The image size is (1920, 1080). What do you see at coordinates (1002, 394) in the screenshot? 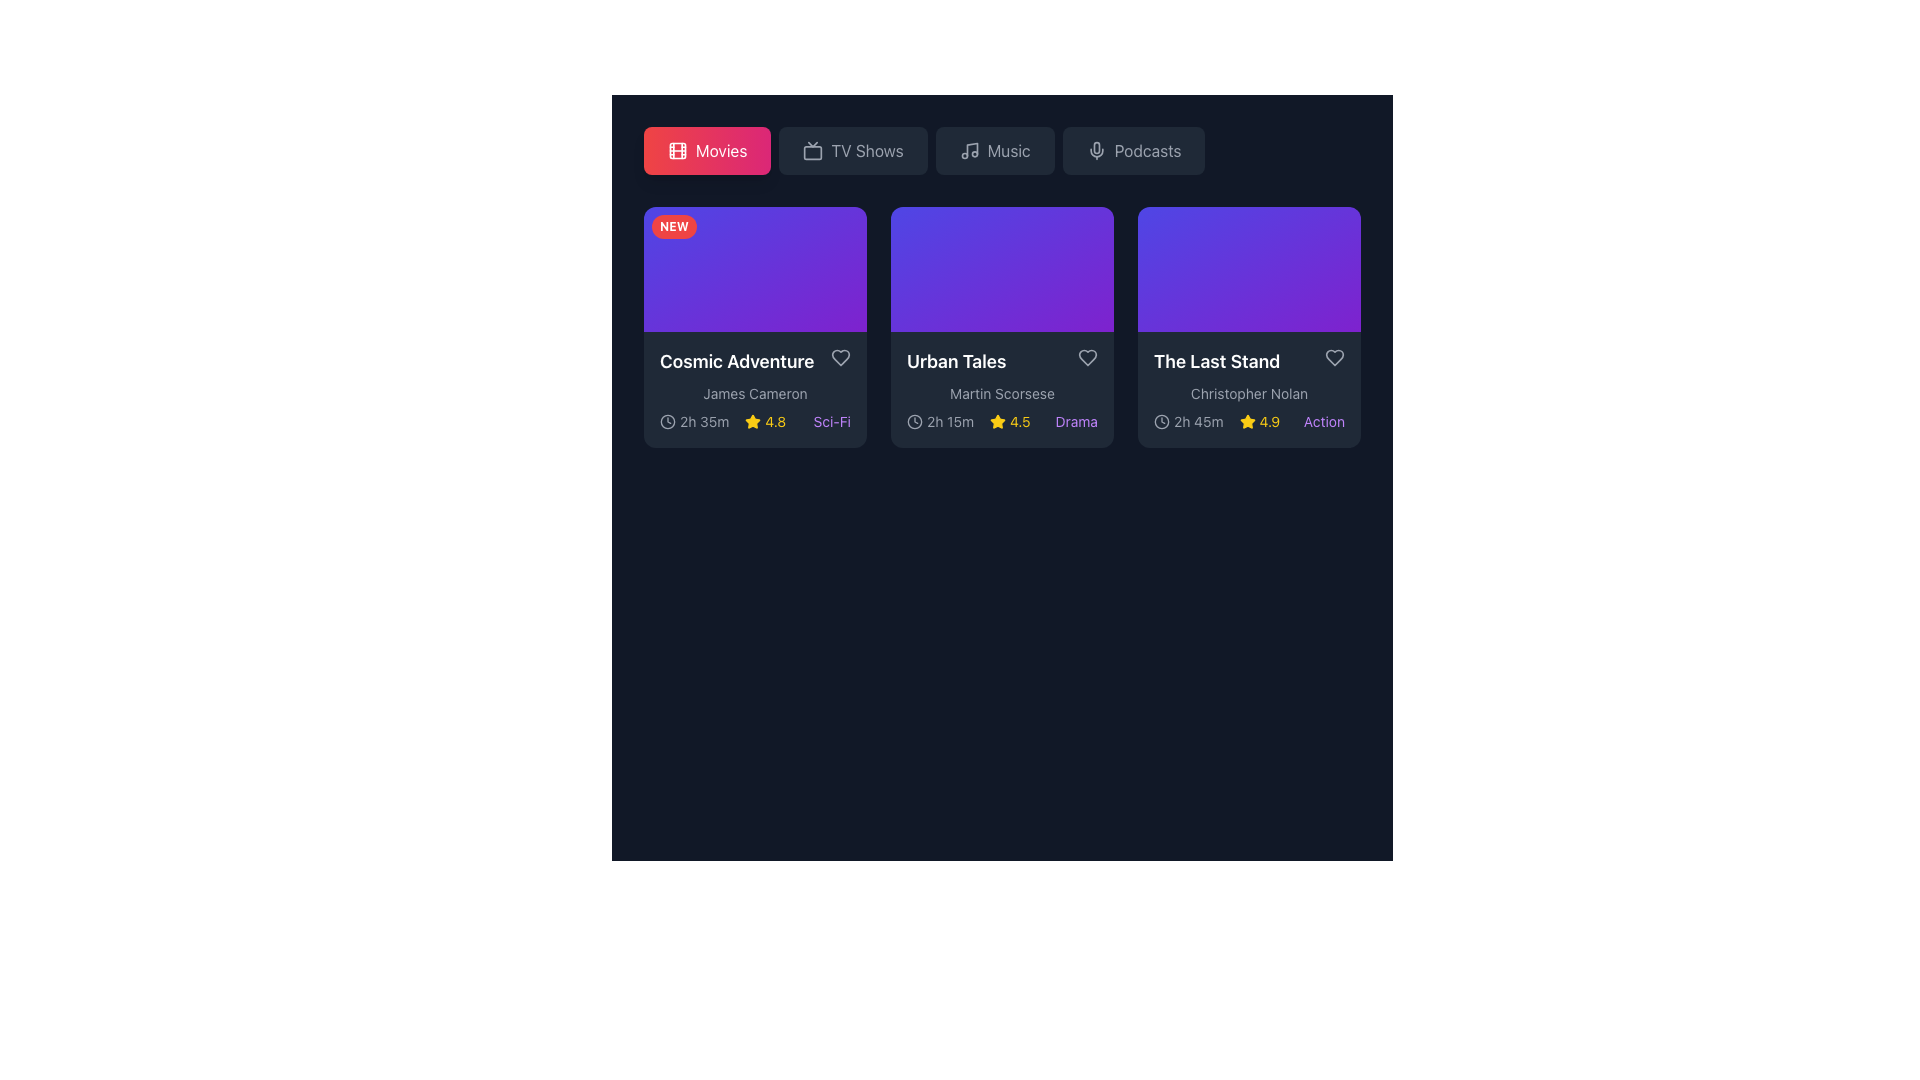
I see `the text label styled in a small, gray font that reads 'Martin Scorsese', positioned below the 'Urban Tales' title` at bounding box center [1002, 394].